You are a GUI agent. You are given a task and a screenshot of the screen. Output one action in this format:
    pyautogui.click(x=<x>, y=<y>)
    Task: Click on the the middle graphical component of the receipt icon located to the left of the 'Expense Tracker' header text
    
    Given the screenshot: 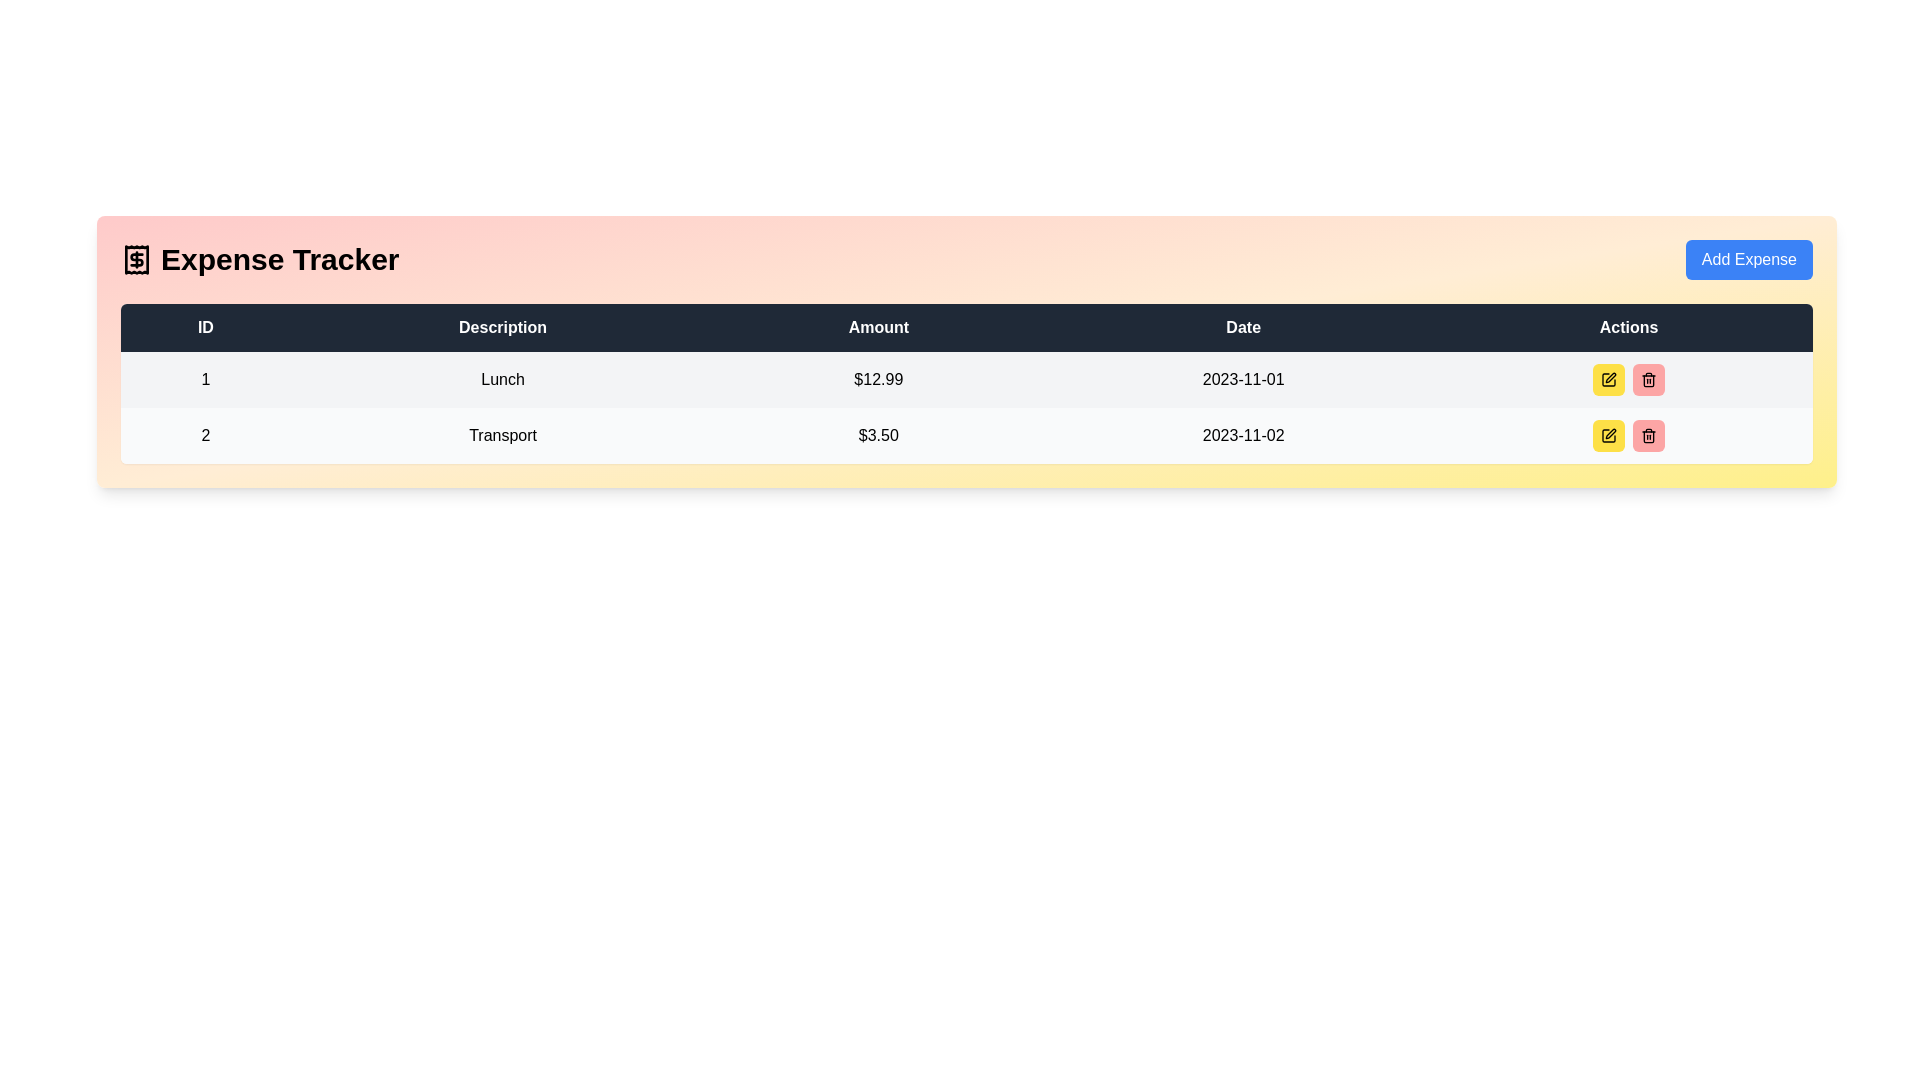 What is the action you would take?
    pyautogui.click(x=136, y=258)
    